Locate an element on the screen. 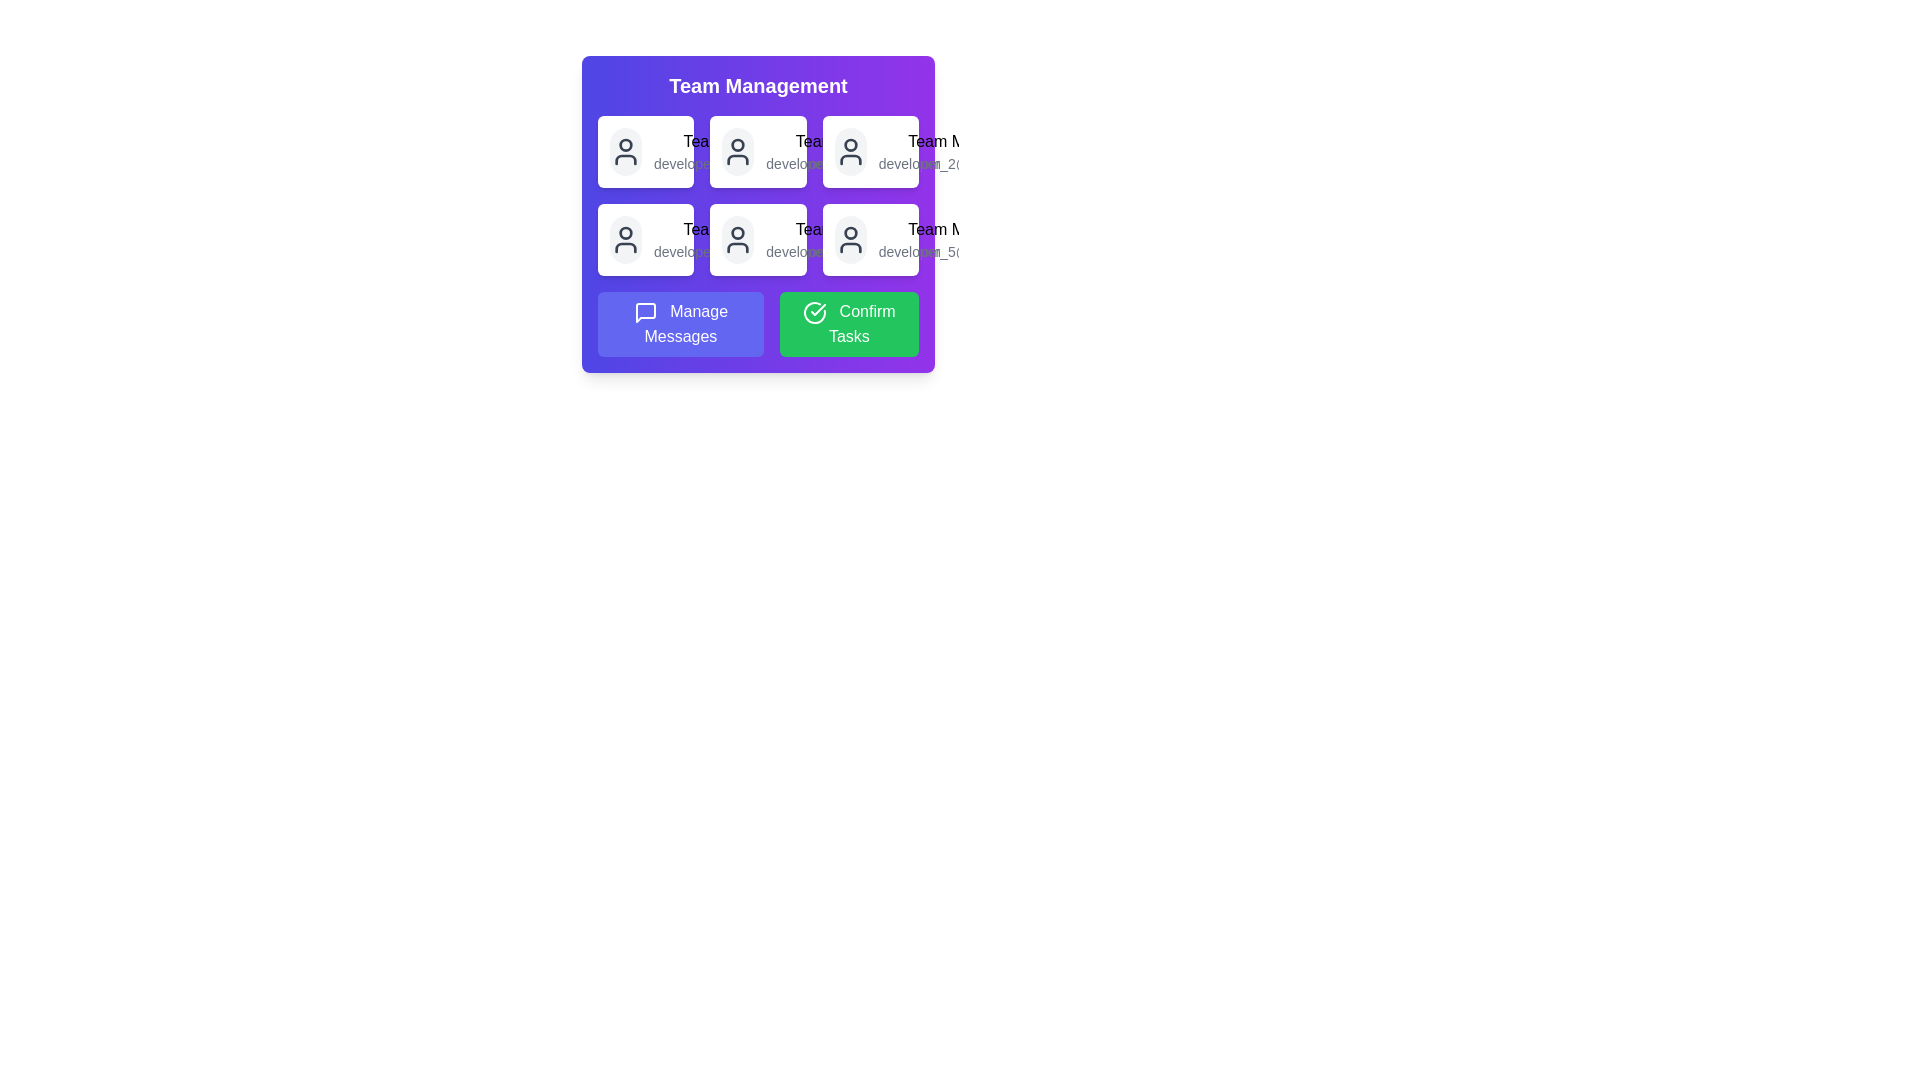  the lower segment of the user profile SVG icon, which is located in the second row and second column of the team grid layout is located at coordinates (624, 246).